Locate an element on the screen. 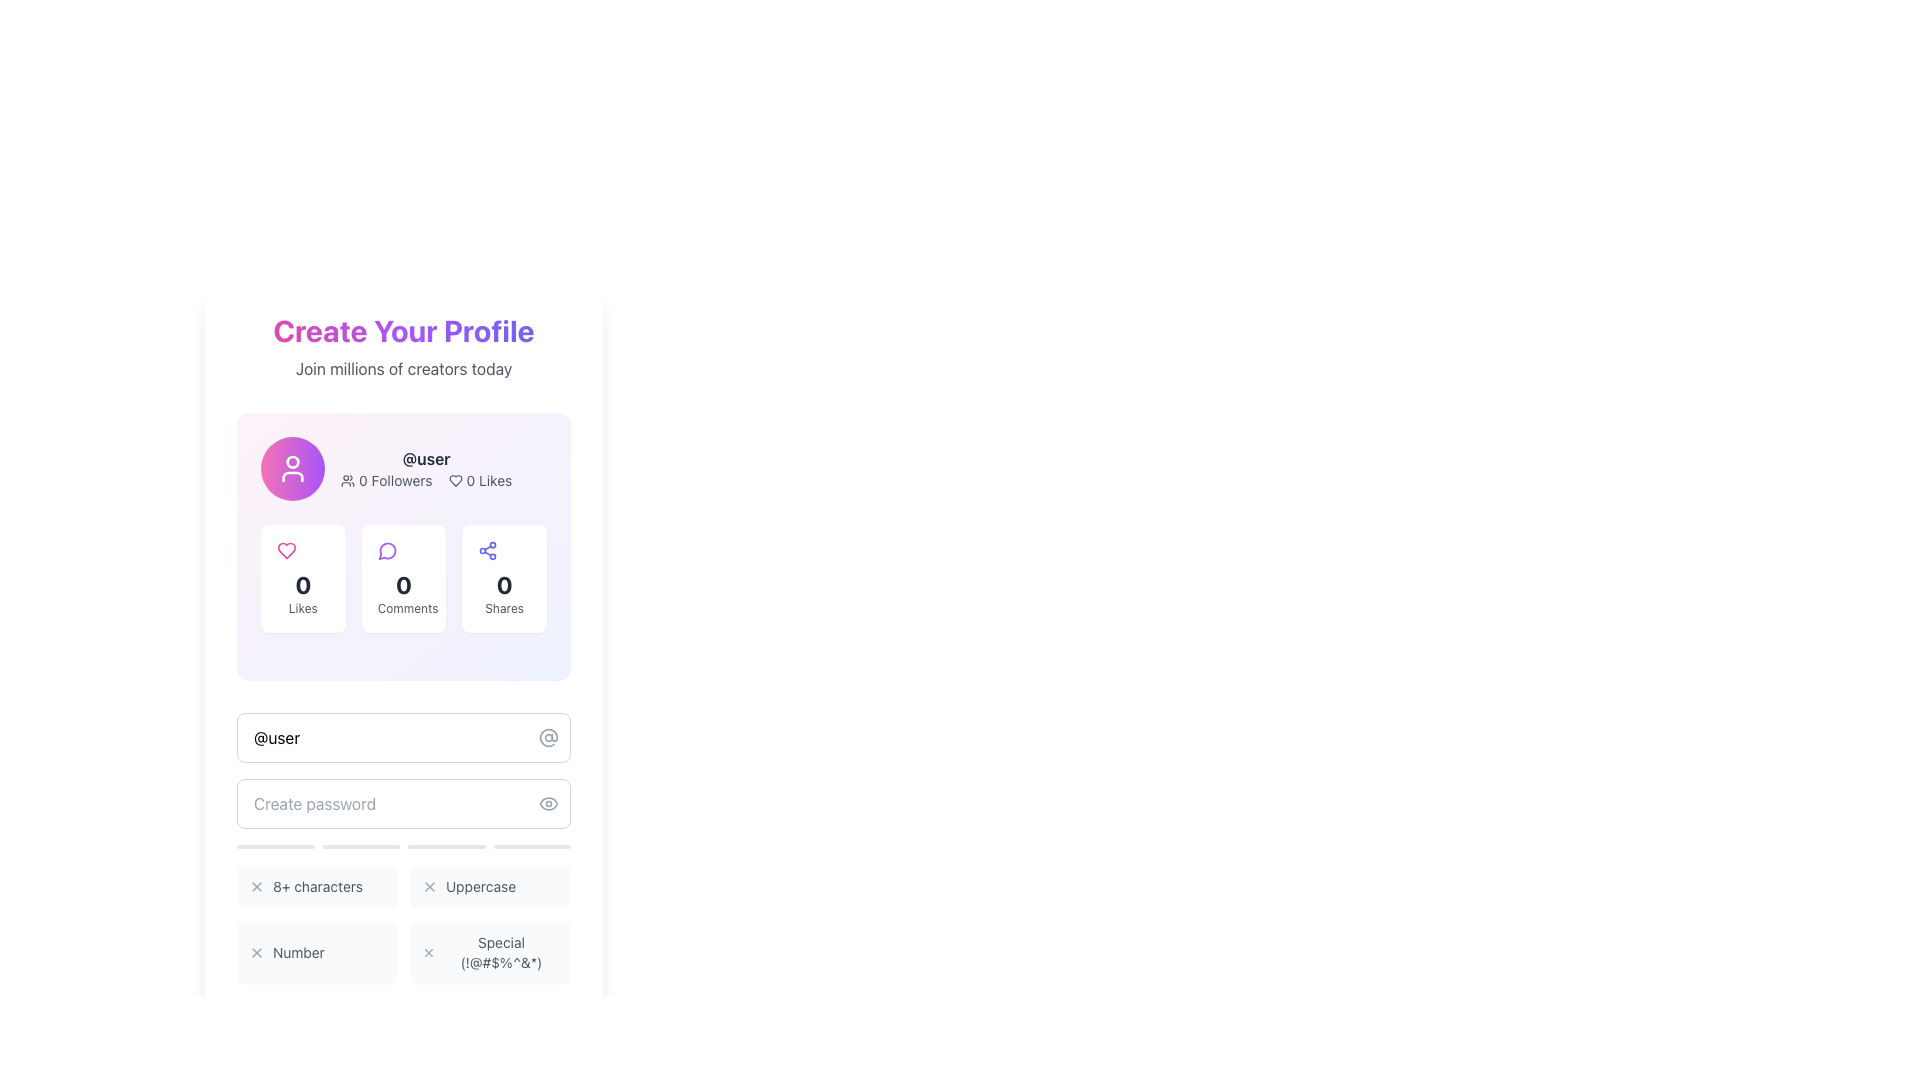 The width and height of the screenshot is (1920, 1080). the heart-shaped icon that represents a like button, which is located in the top-right section of the user profile card, next to the '@user' username is located at coordinates (454, 481).